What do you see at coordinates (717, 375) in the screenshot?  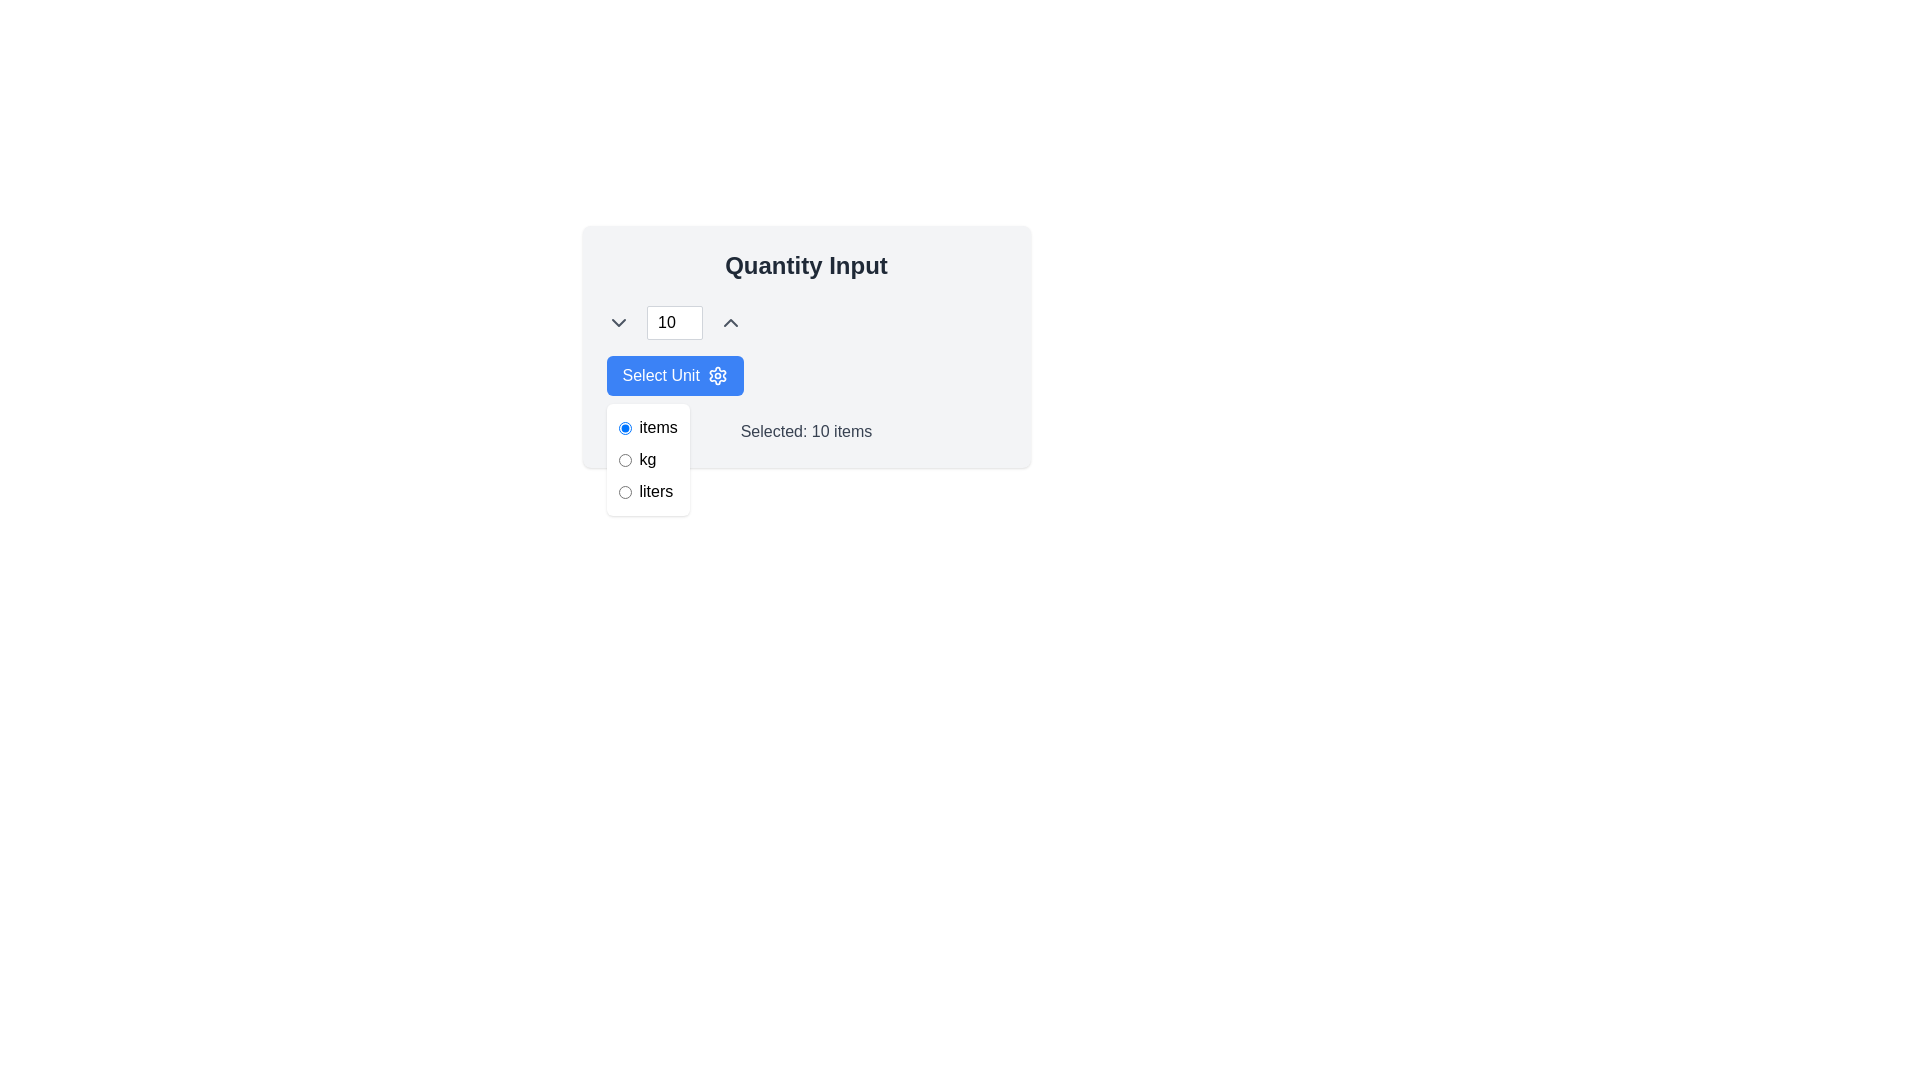 I see `the settings icon located to the right of the 'Select Unit' button` at bounding box center [717, 375].